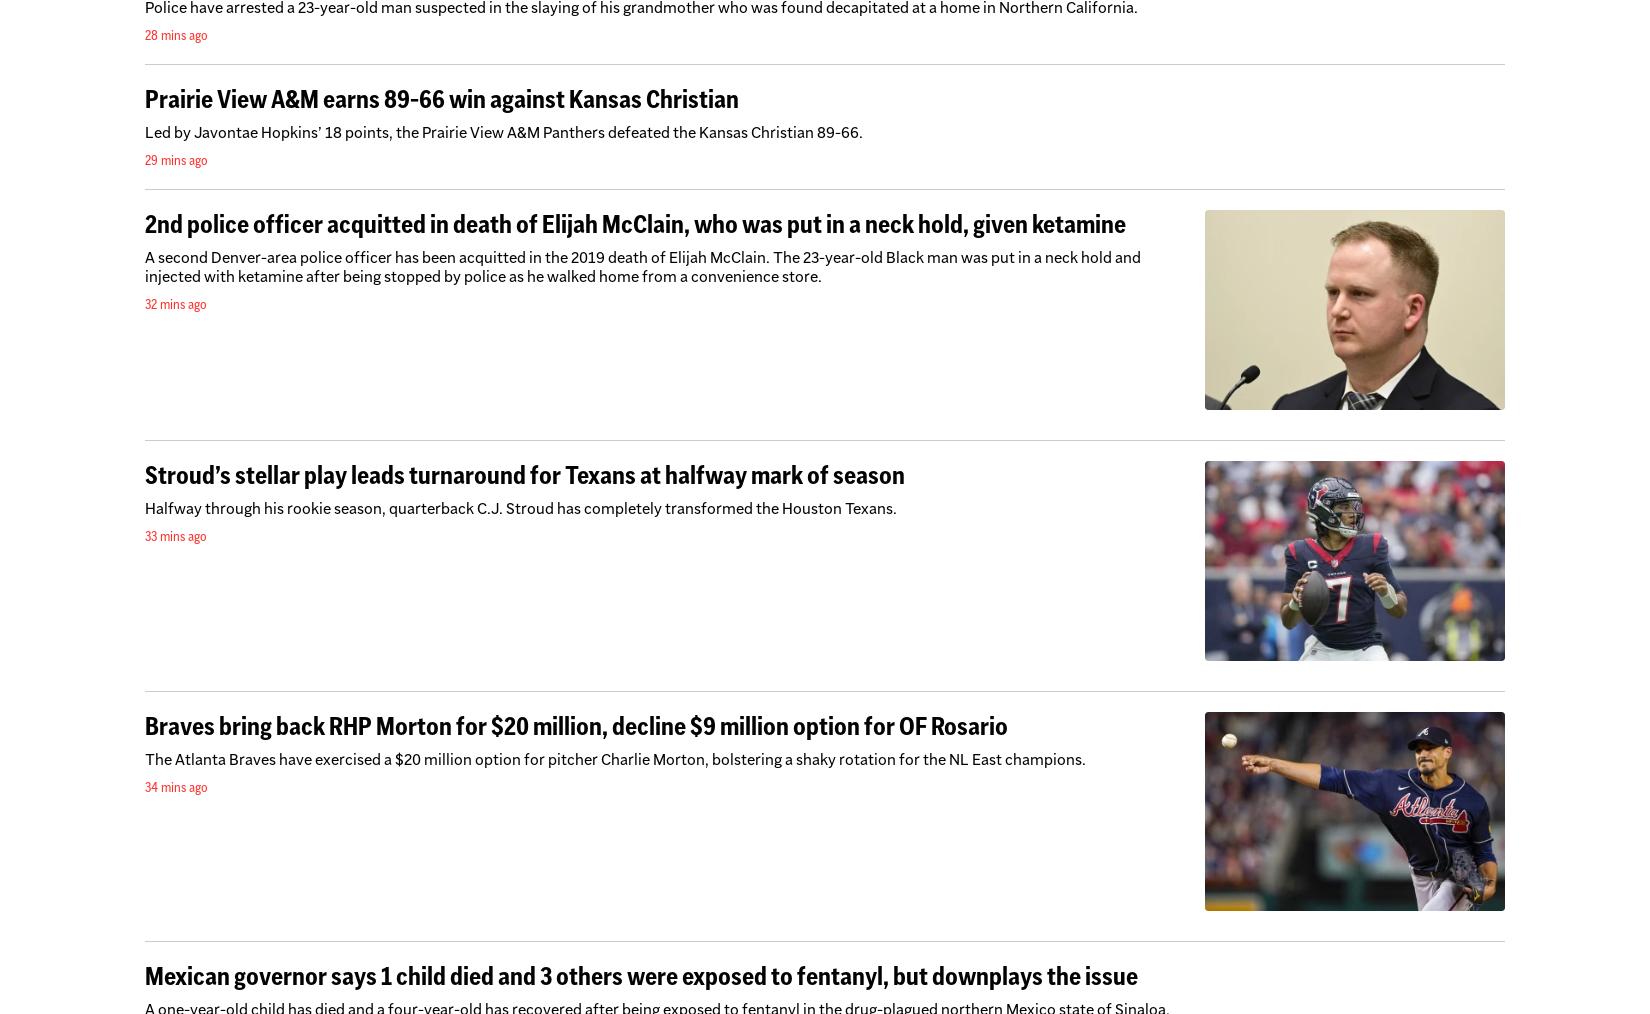 The image size is (1650, 1014). What do you see at coordinates (634, 222) in the screenshot?
I see `'2nd police officer acquitted in death of Elijah McClain, who was put in a neck hold, given ketamine'` at bounding box center [634, 222].